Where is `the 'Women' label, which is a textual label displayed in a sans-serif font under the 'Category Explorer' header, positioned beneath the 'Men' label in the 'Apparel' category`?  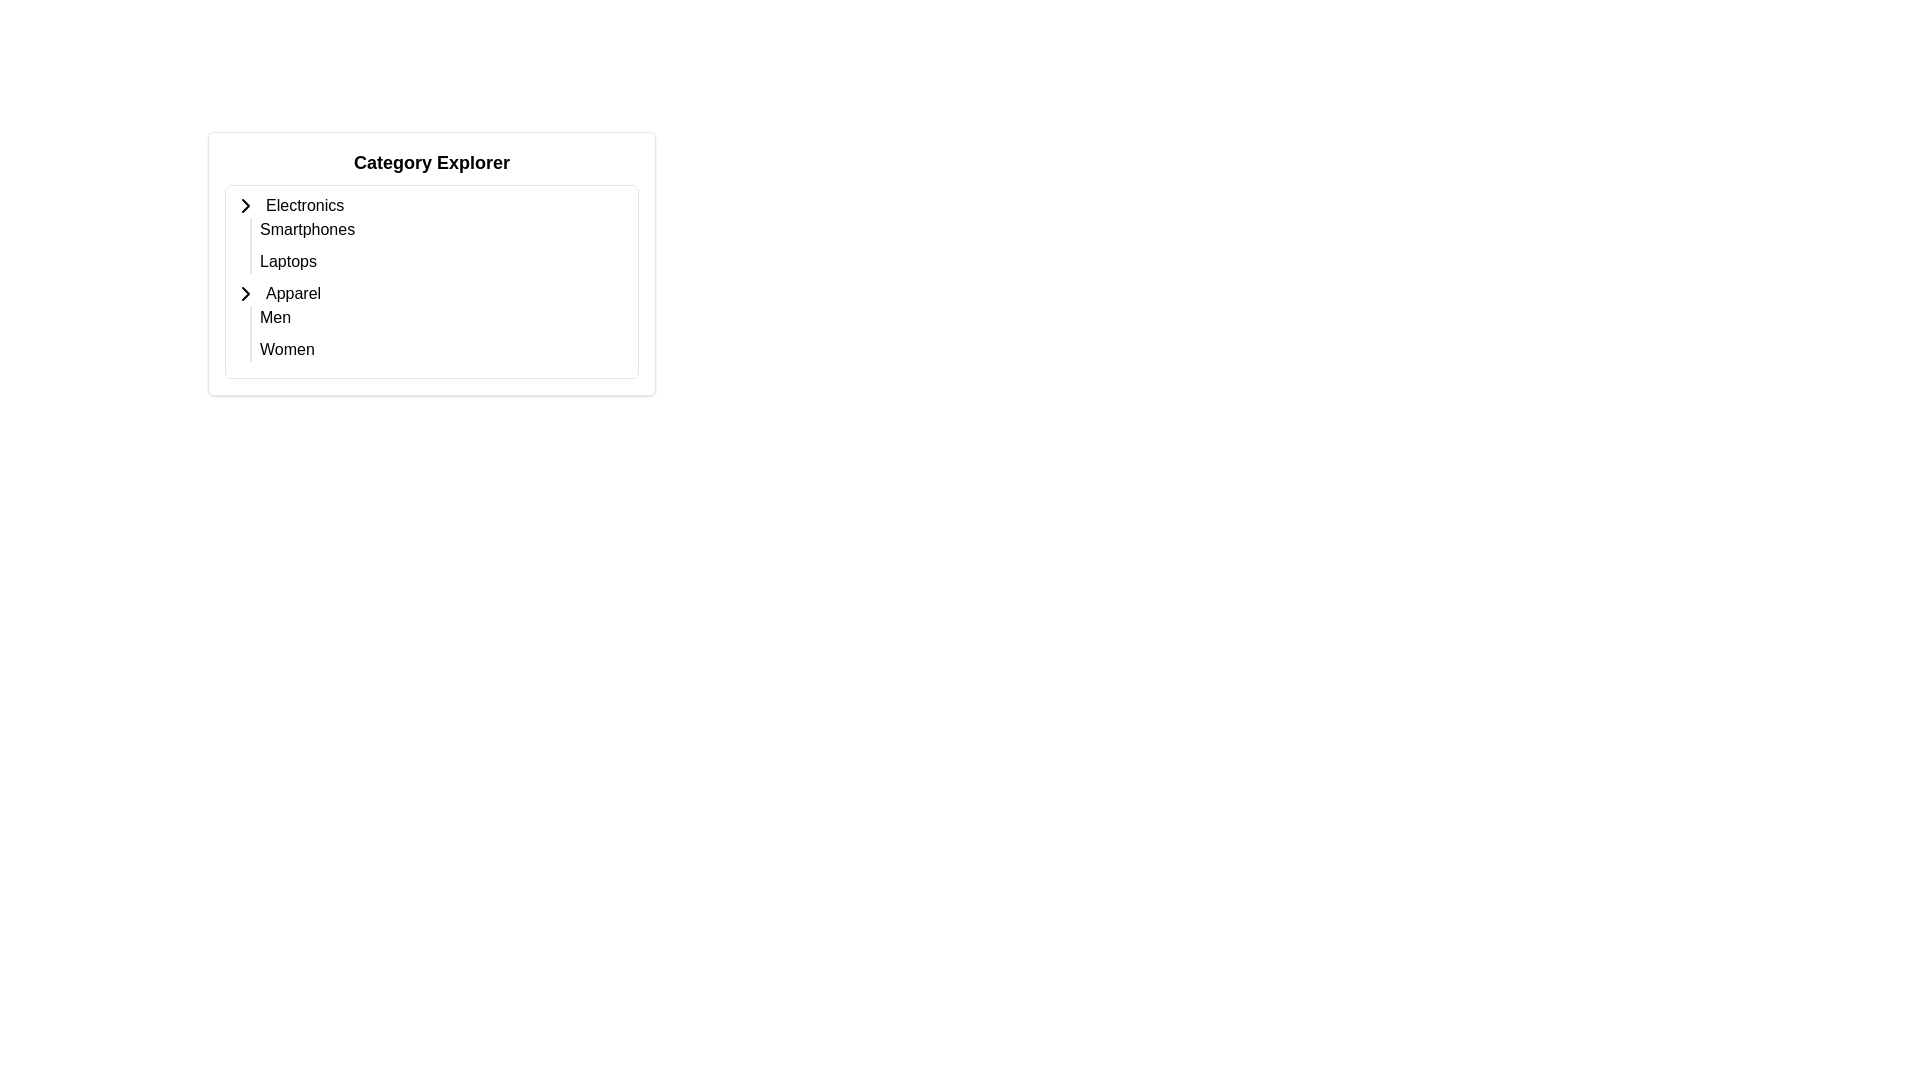 the 'Women' label, which is a textual label displayed in a sans-serif font under the 'Category Explorer' header, positioned beneath the 'Men' label in the 'Apparel' category is located at coordinates (286, 349).